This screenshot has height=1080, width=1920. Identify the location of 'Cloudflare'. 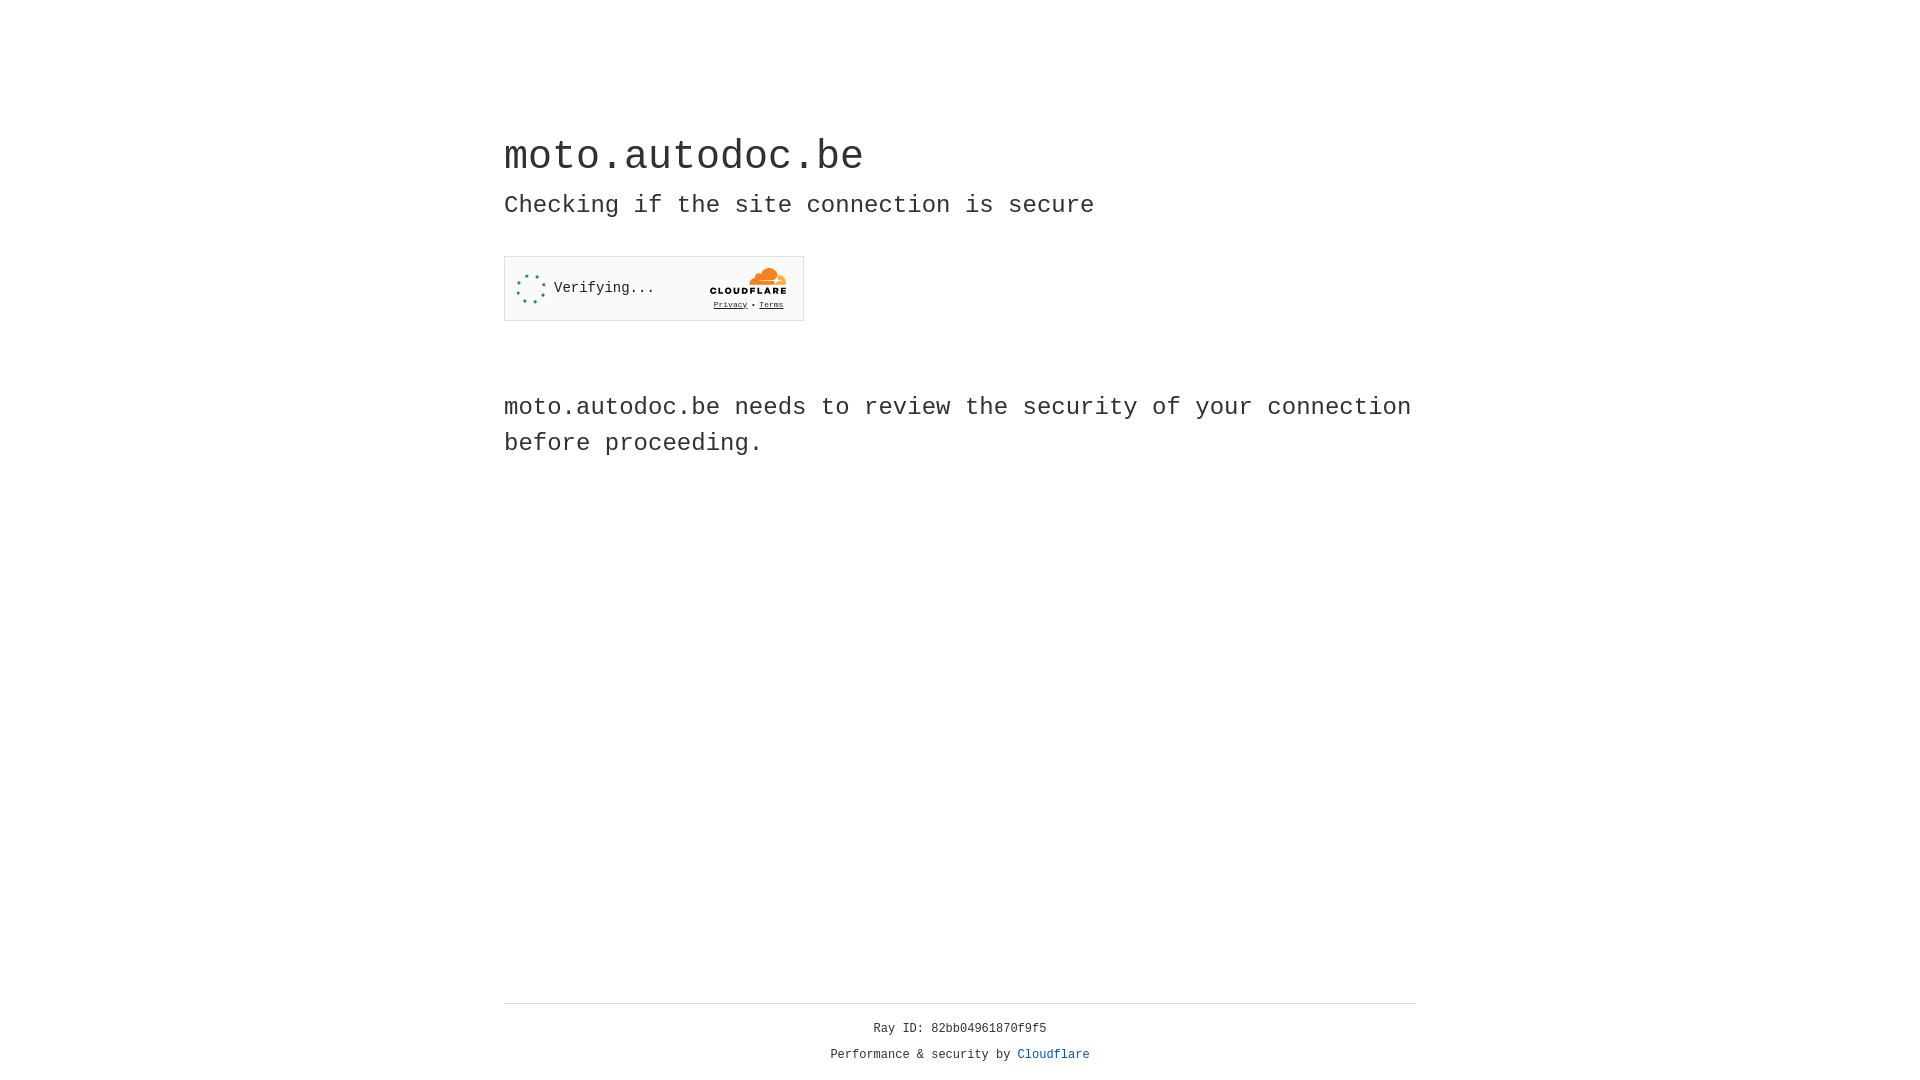
(1053, 1054).